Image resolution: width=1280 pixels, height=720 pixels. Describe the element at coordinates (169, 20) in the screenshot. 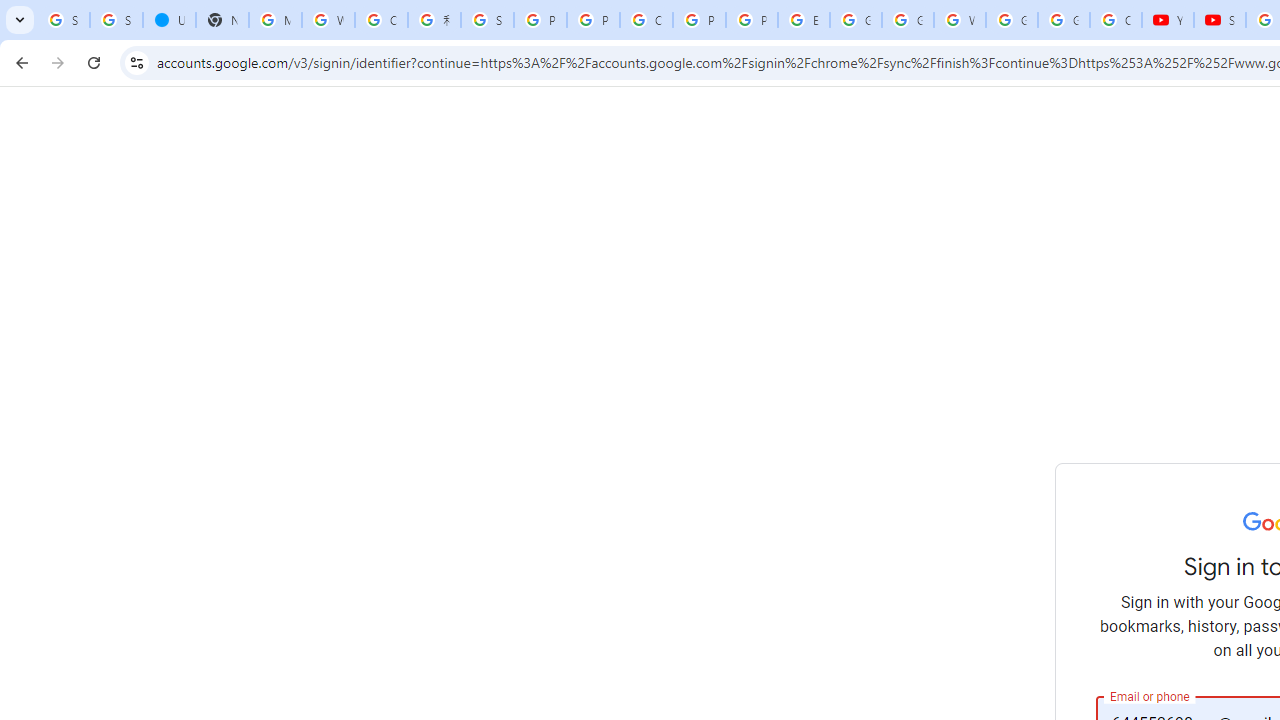

I see `'USA TODAY'` at that location.